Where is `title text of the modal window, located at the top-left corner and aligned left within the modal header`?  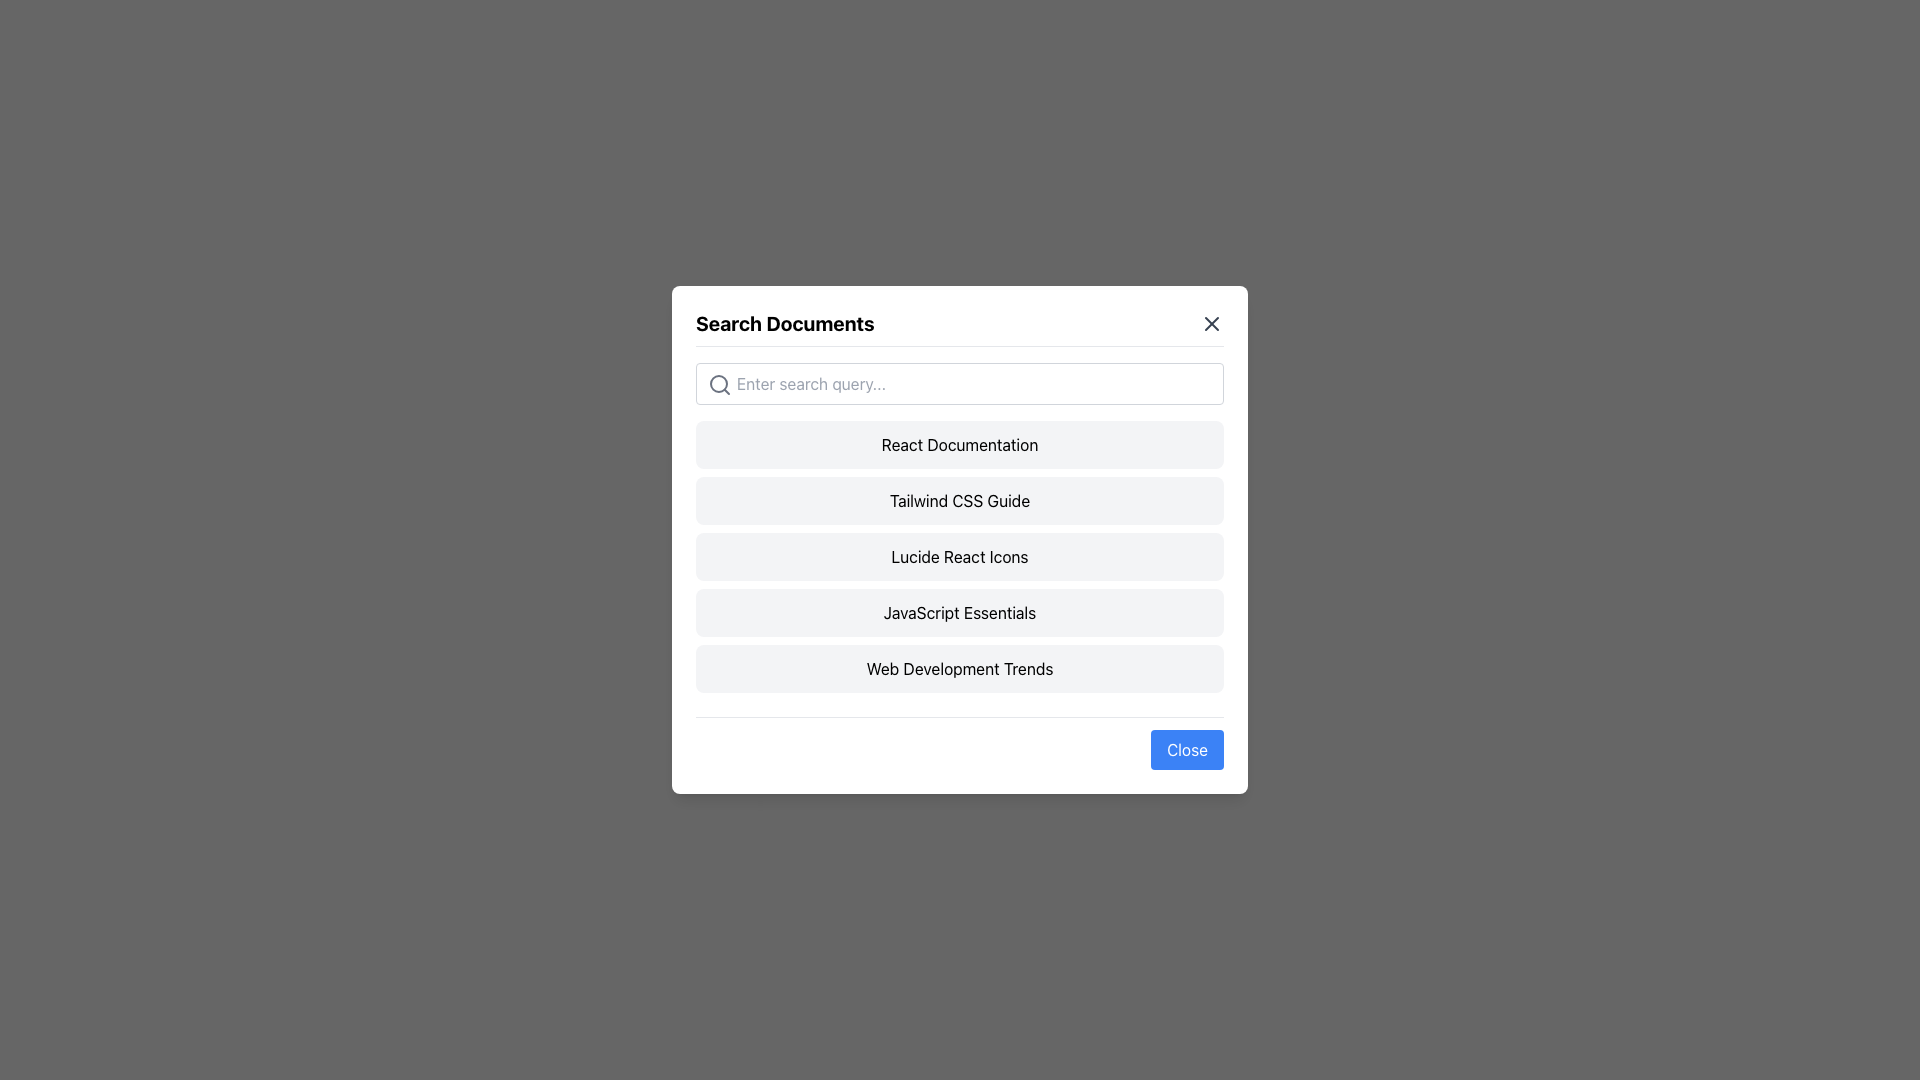 title text of the modal window, located at the top-left corner and aligned left within the modal header is located at coordinates (784, 323).